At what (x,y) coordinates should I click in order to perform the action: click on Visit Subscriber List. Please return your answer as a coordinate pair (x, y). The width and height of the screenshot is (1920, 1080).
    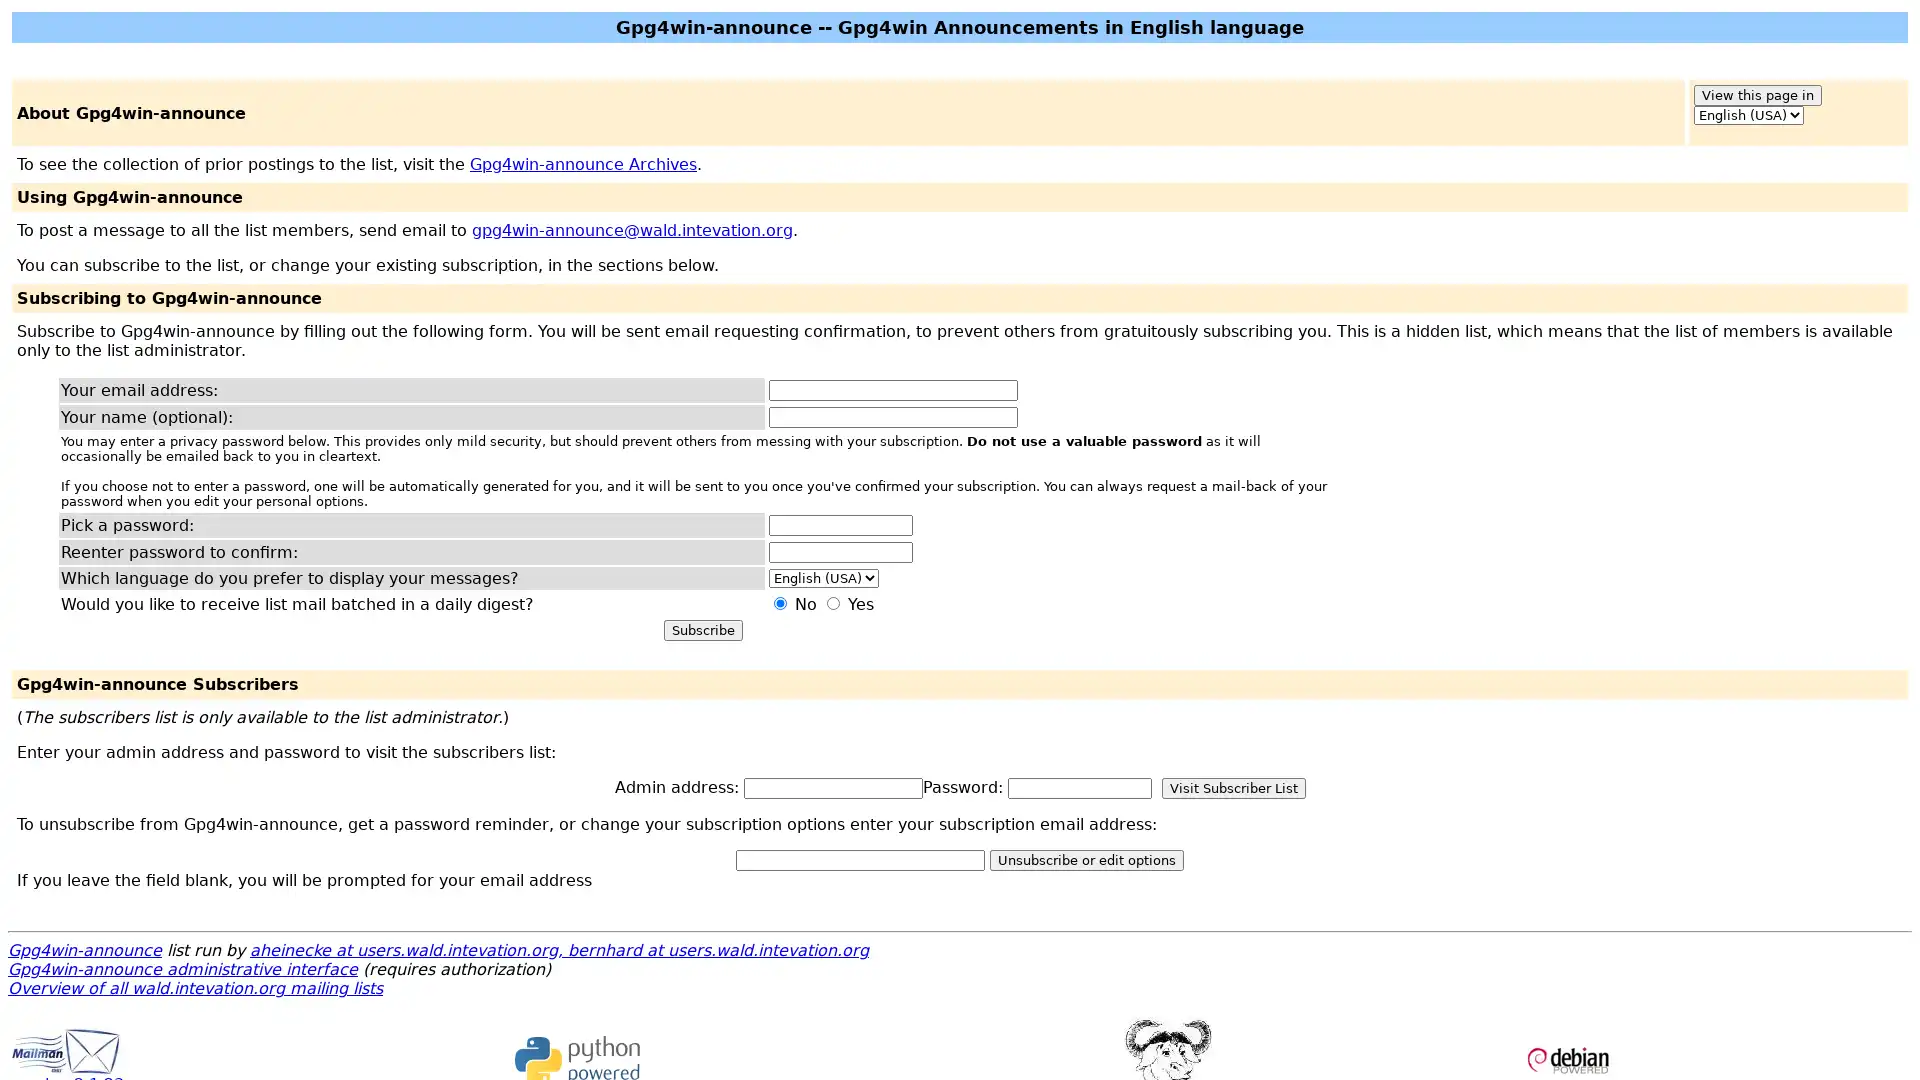
    Looking at the image, I should click on (1232, 787).